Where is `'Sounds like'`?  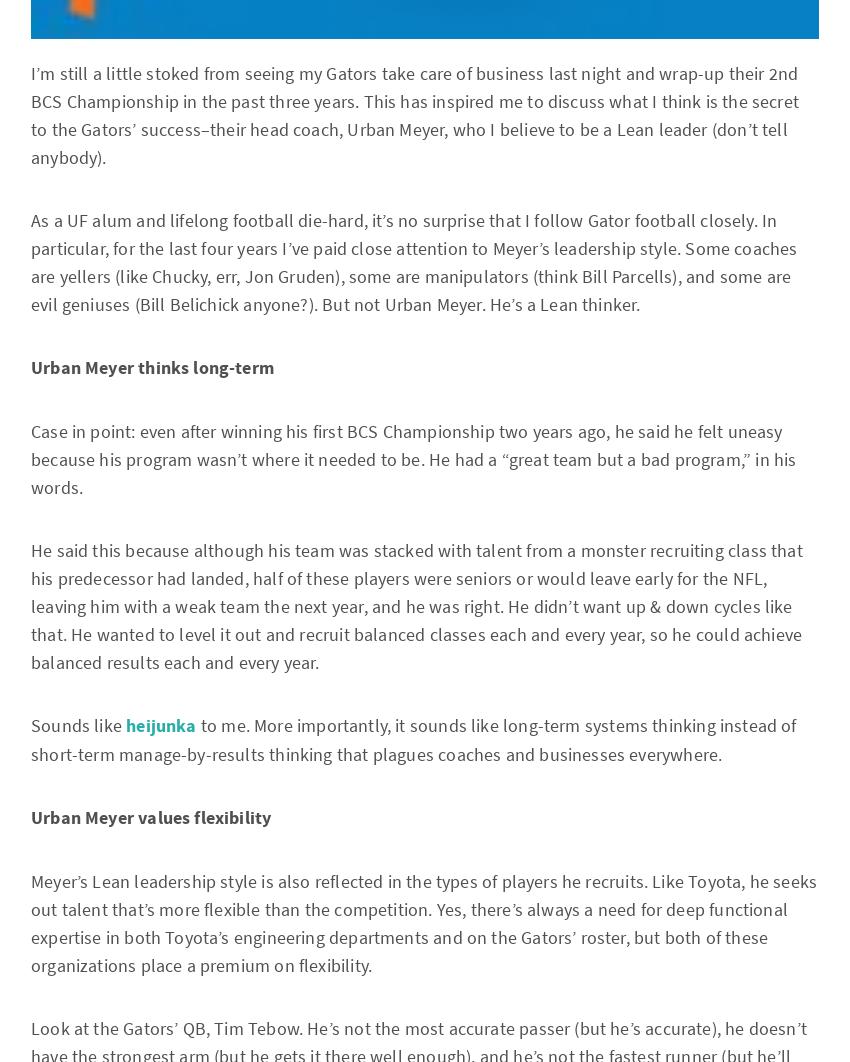
'Sounds like' is located at coordinates (78, 725).